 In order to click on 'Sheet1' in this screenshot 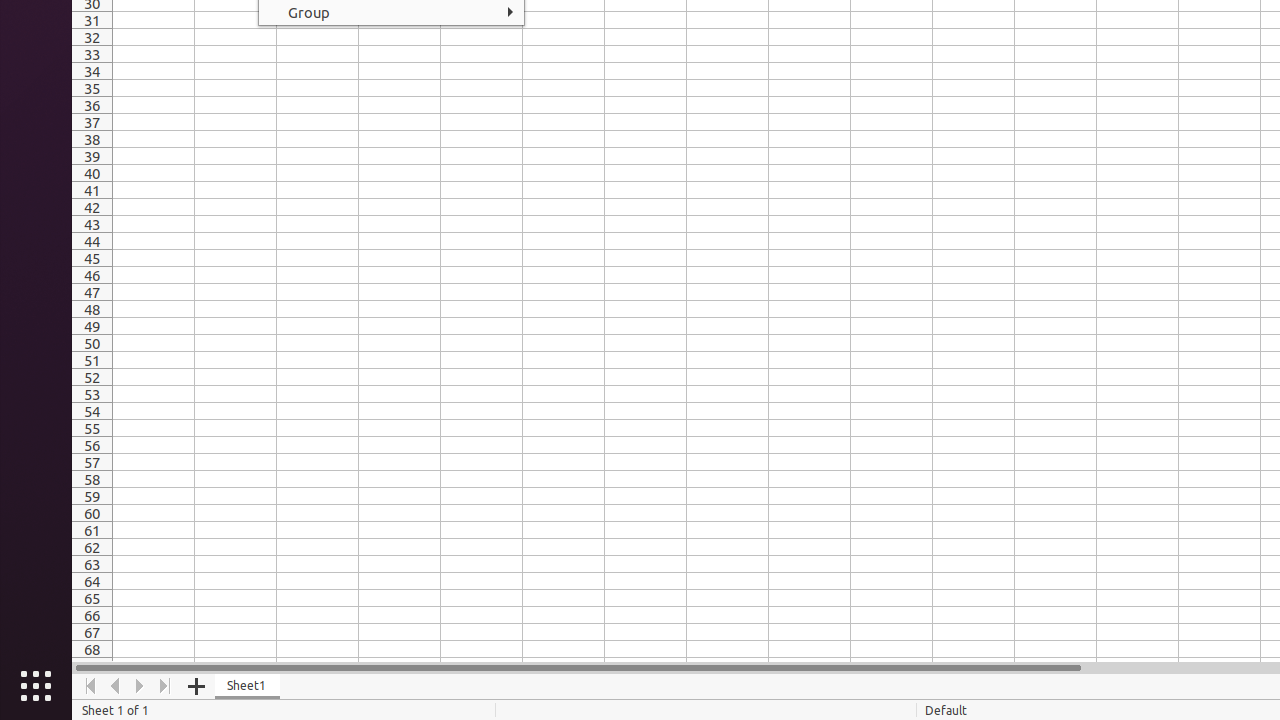, I will do `click(246, 685)`.